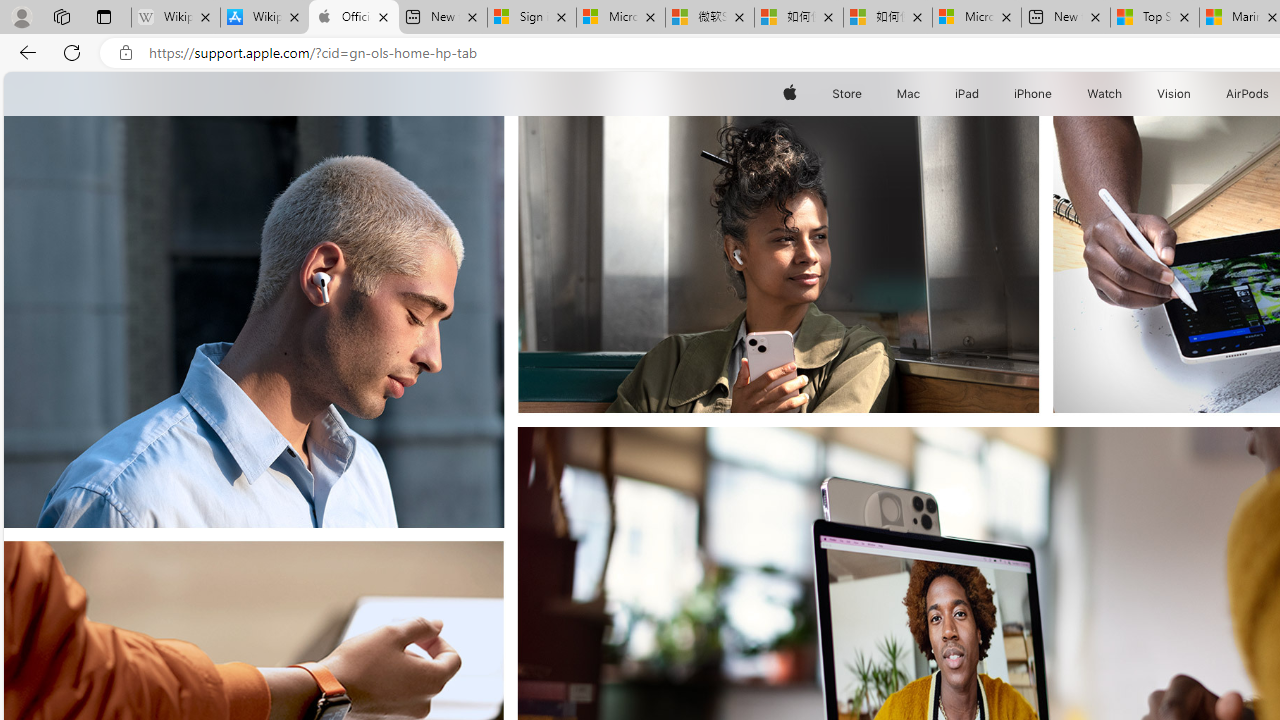 The image size is (1280, 720). What do you see at coordinates (907, 93) in the screenshot?
I see `'Mac'` at bounding box center [907, 93].